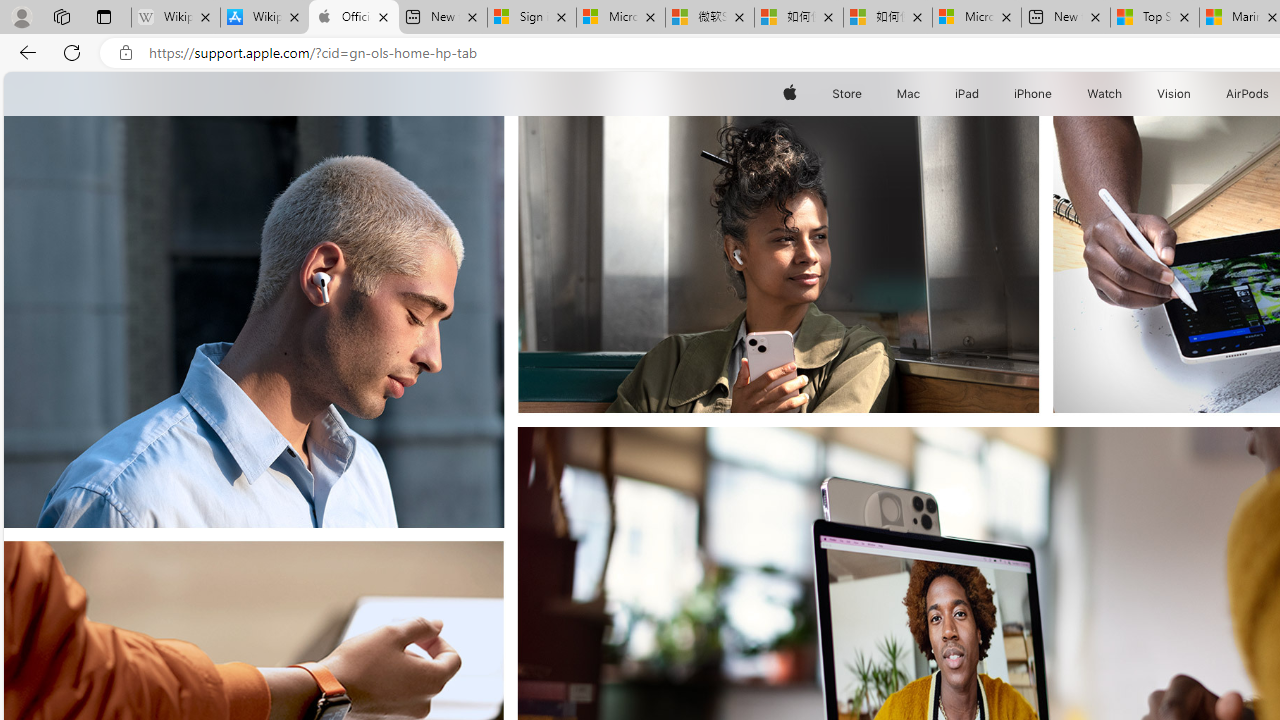 The image size is (1280, 720). What do you see at coordinates (907, 93) in the screenshot?
I see `'Mac'` at bounding box center [907, 93].